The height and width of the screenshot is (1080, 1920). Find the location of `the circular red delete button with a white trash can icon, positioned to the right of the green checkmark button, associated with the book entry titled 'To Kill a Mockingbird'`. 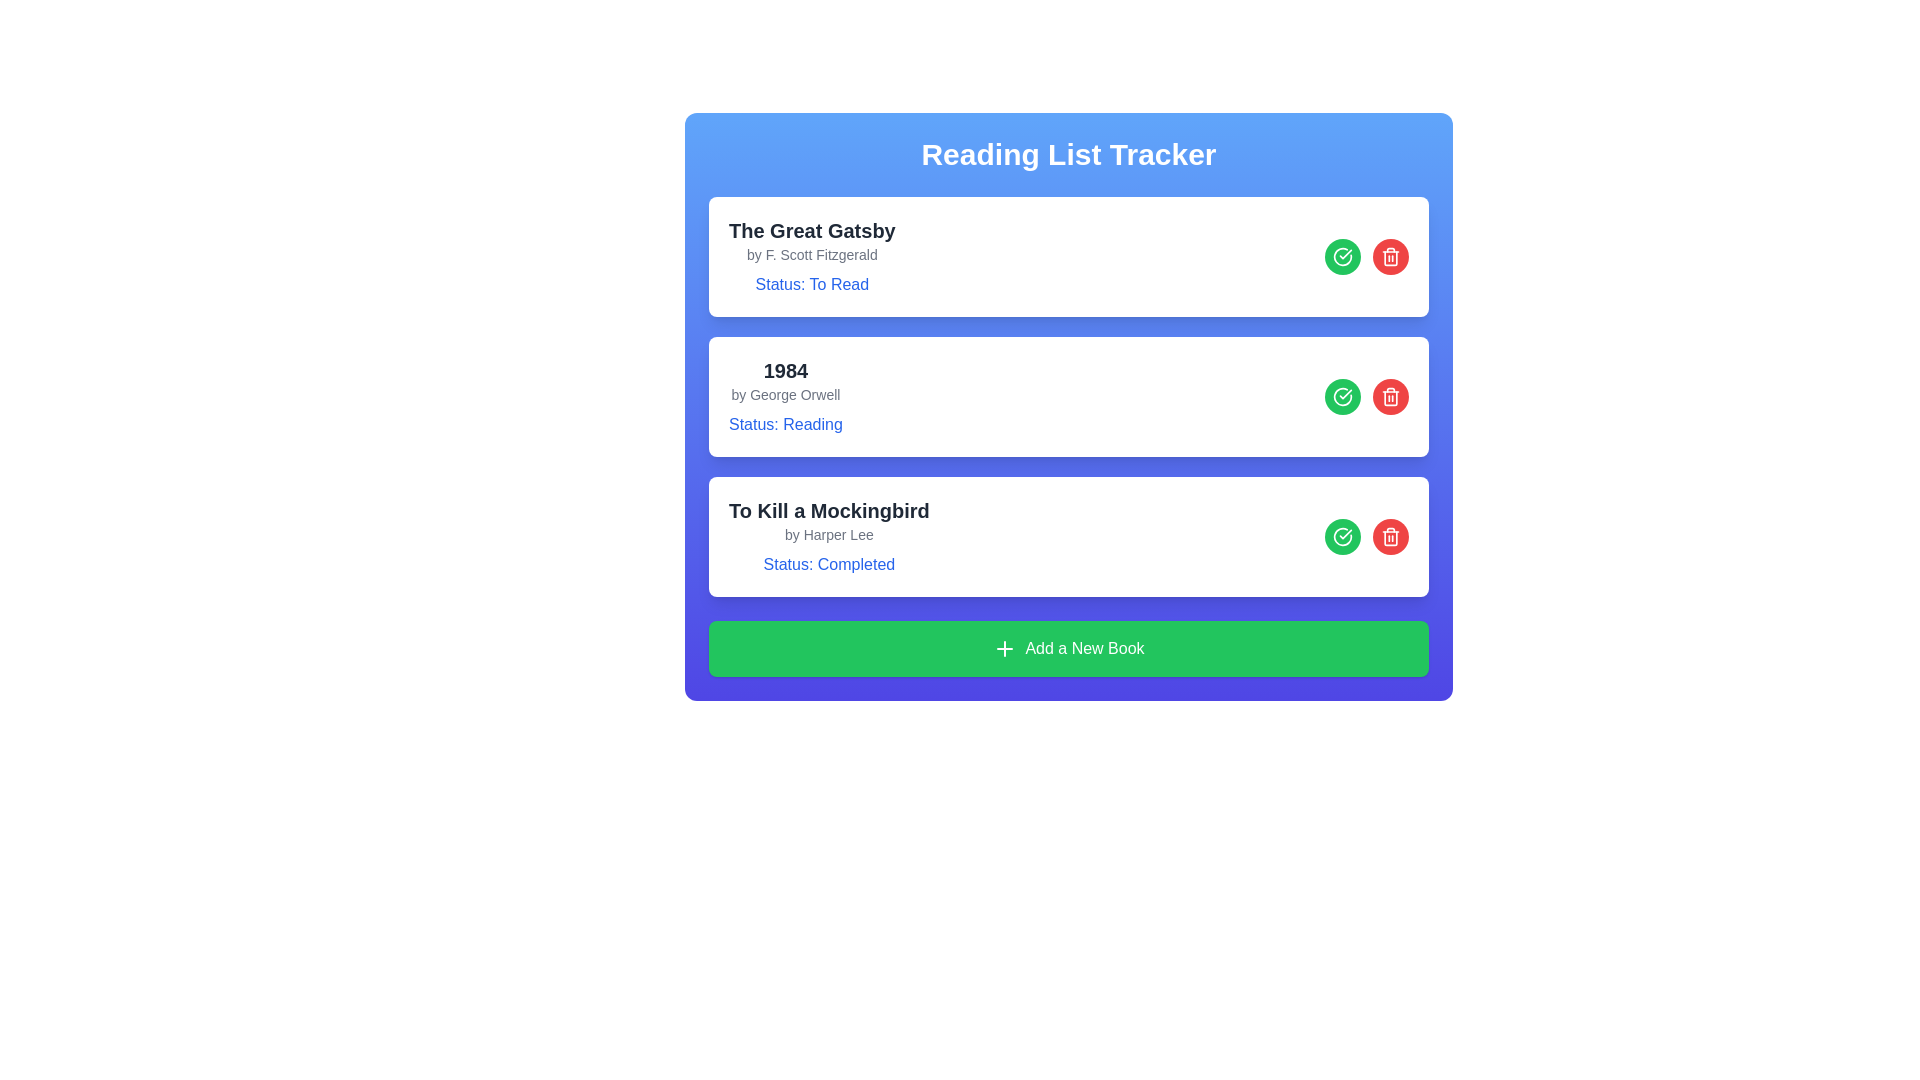

the circular red delete button with a white trash can icon, positioned to the right of the green checkmark button, associated with the book entry titled 'To Kill a Mockingbird' is located at coordinates (1390, 535).